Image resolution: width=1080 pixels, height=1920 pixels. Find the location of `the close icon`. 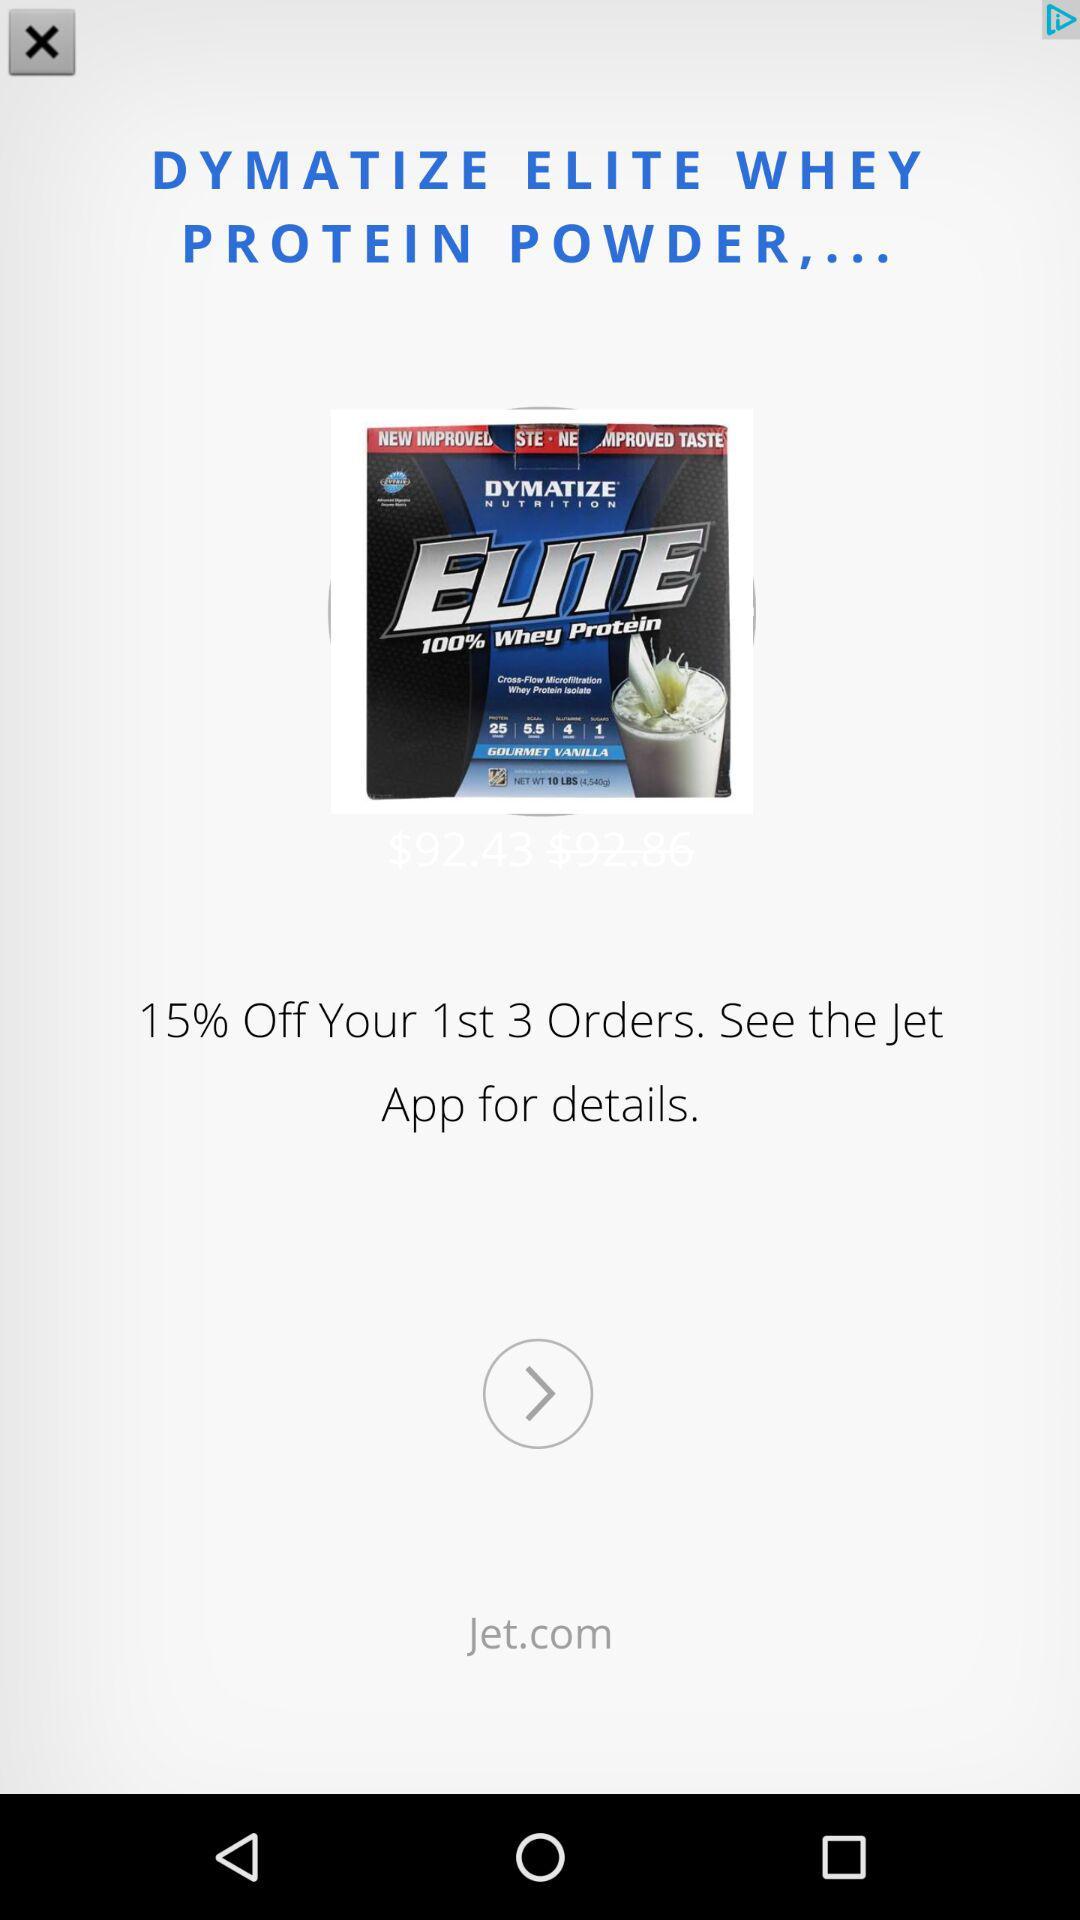

the close icon is located at coordinates (42, 44).